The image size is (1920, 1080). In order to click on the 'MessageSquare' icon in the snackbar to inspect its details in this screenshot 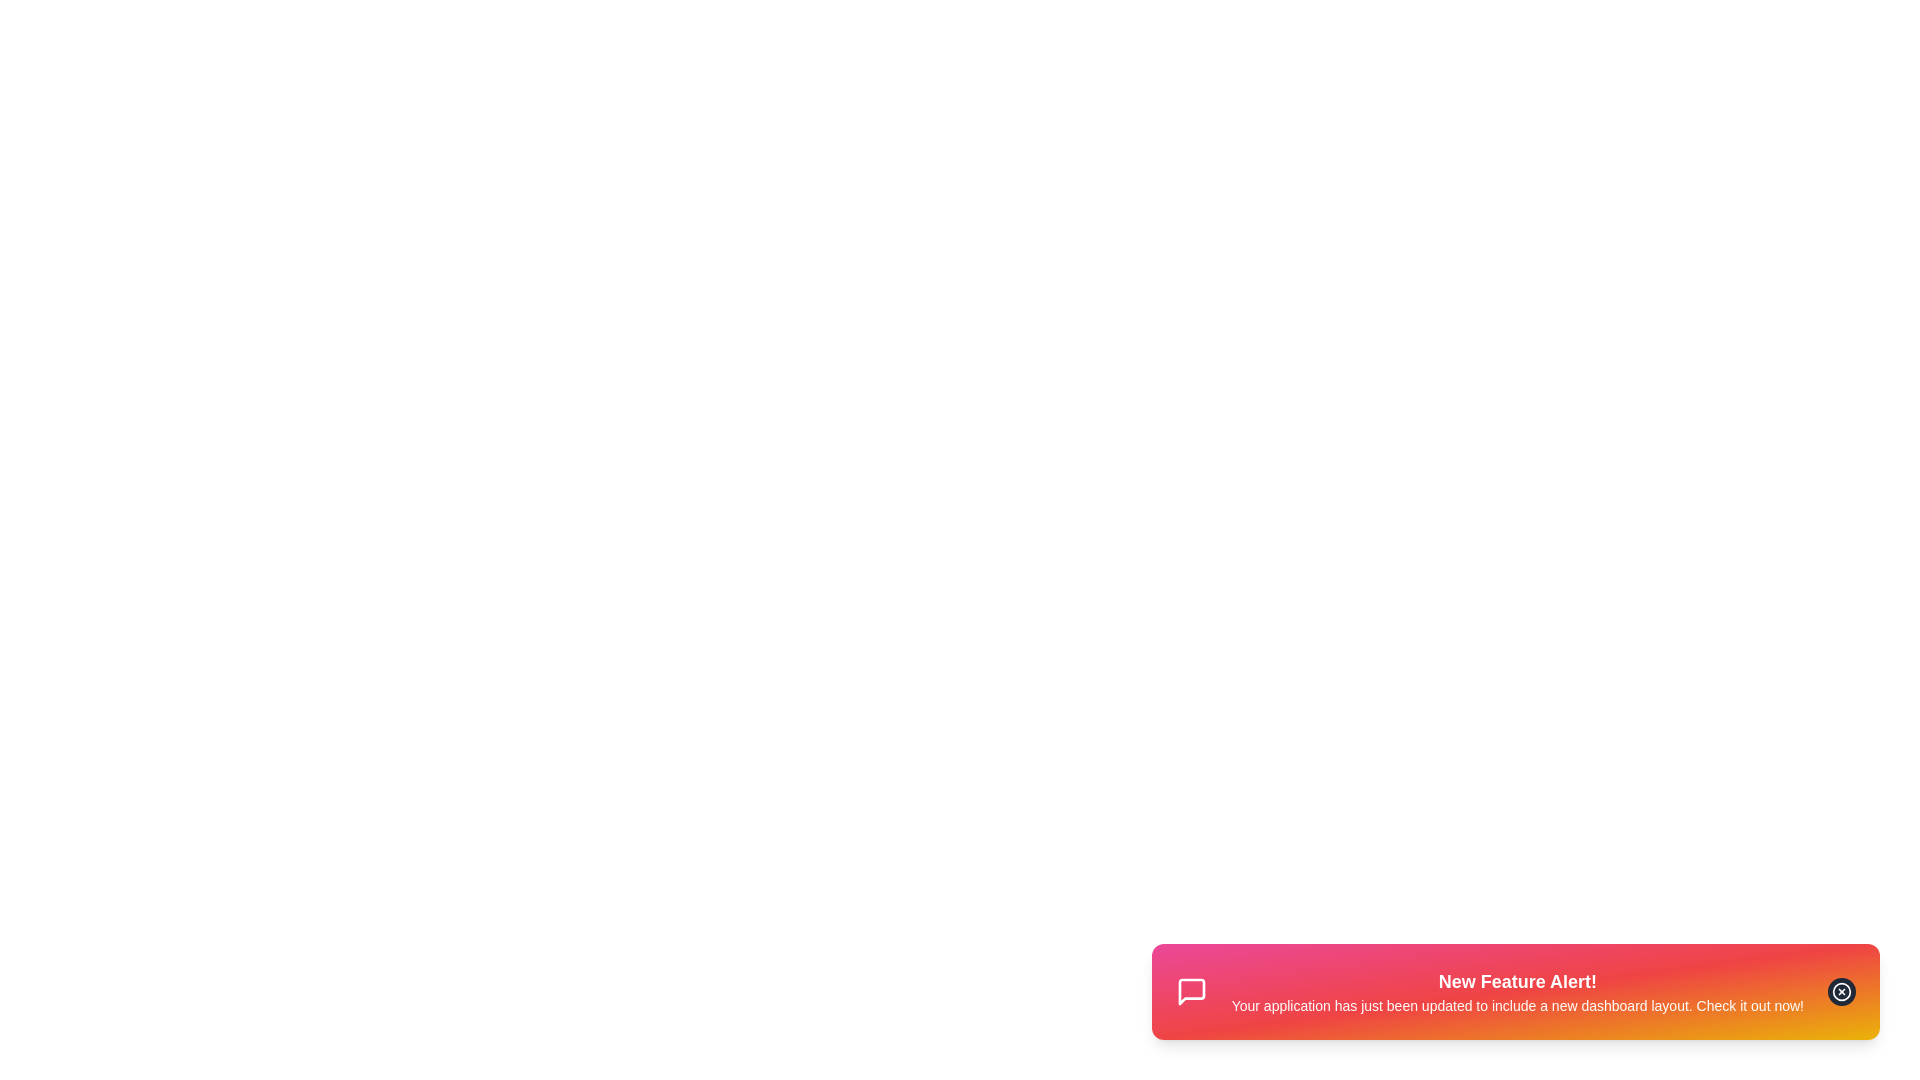, I will do `click(1191, 991)`.